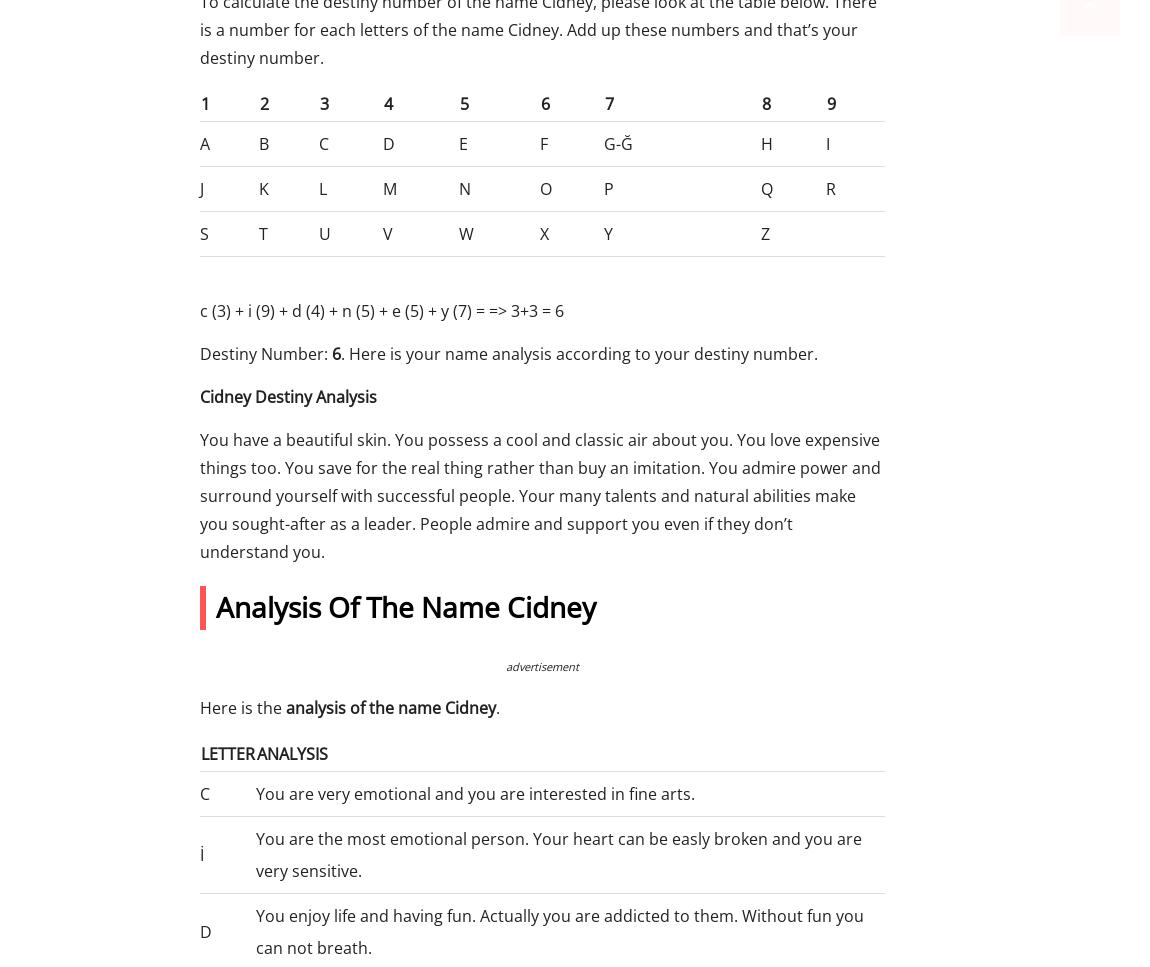  I want to click on 'J', so click(201, 187).